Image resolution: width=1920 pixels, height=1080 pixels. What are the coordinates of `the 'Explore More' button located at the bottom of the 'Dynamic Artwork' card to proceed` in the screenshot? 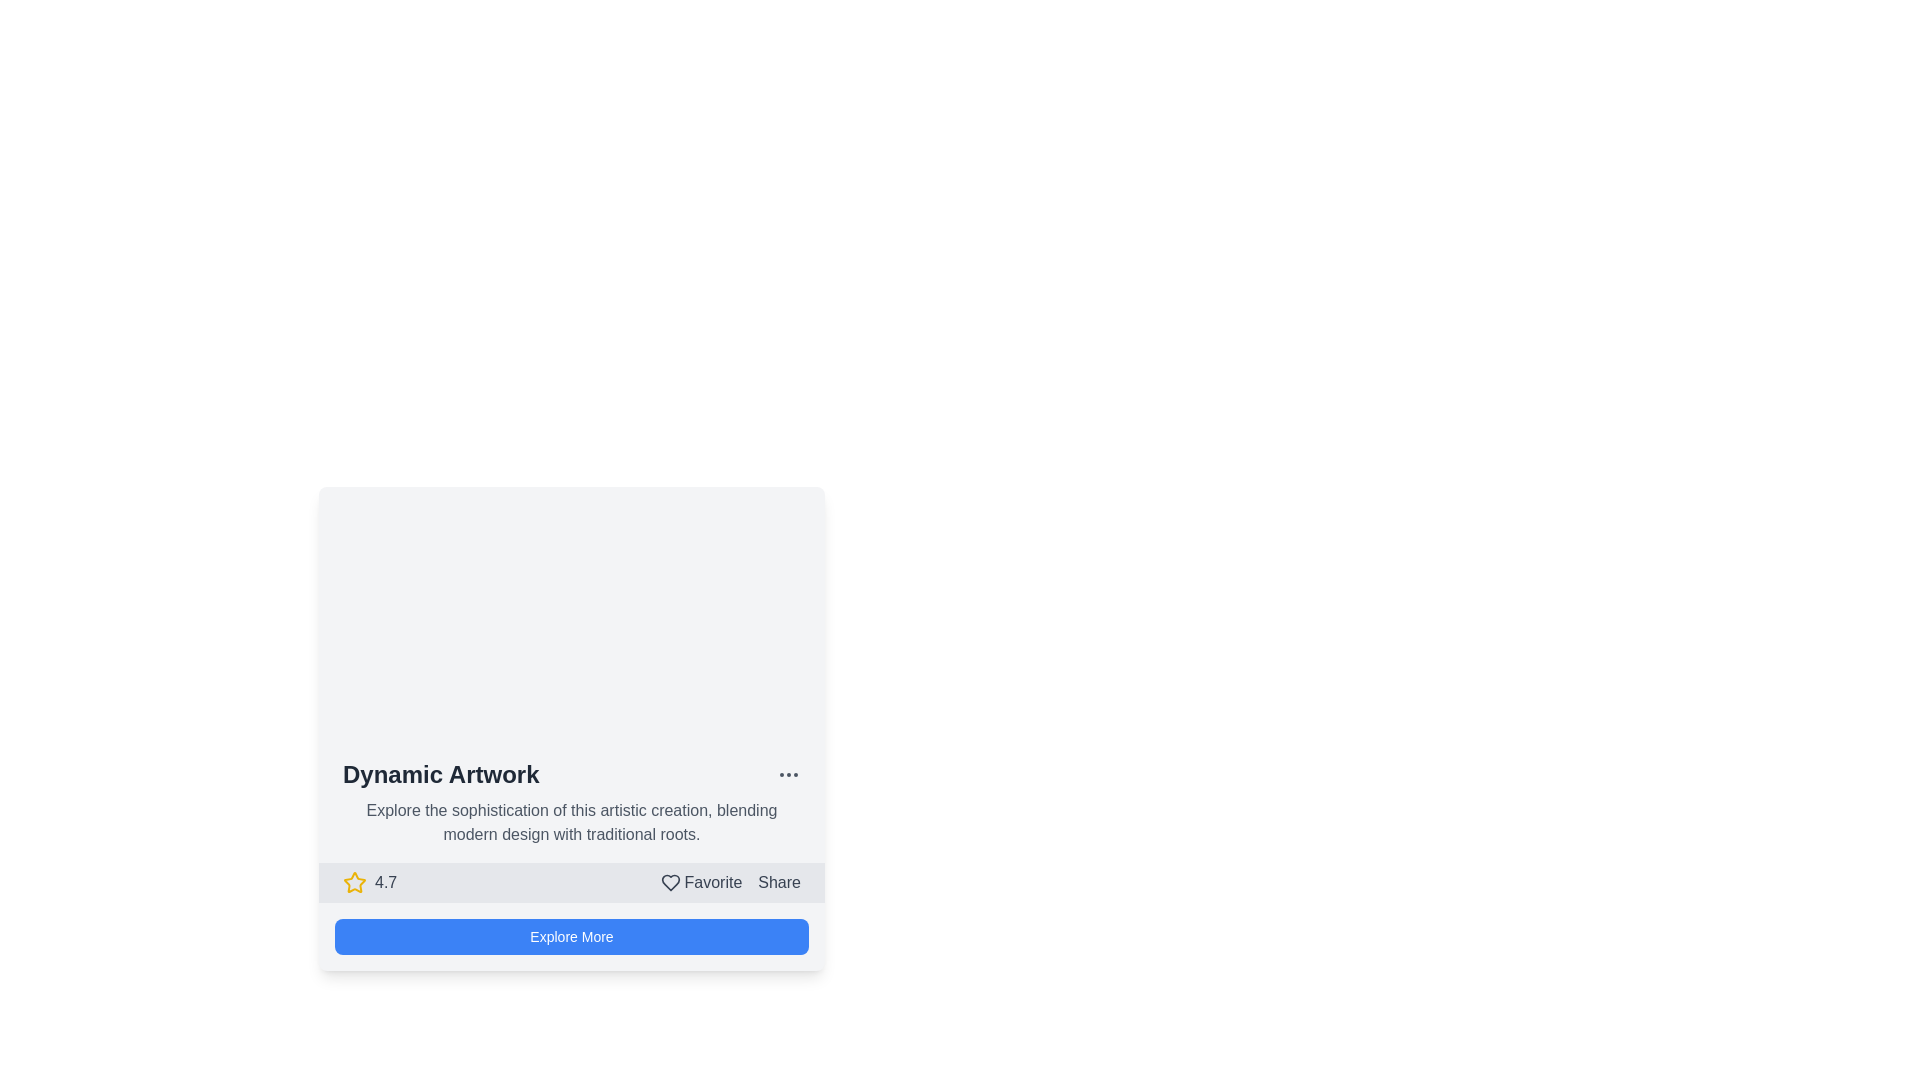 It's located at (570, 937).